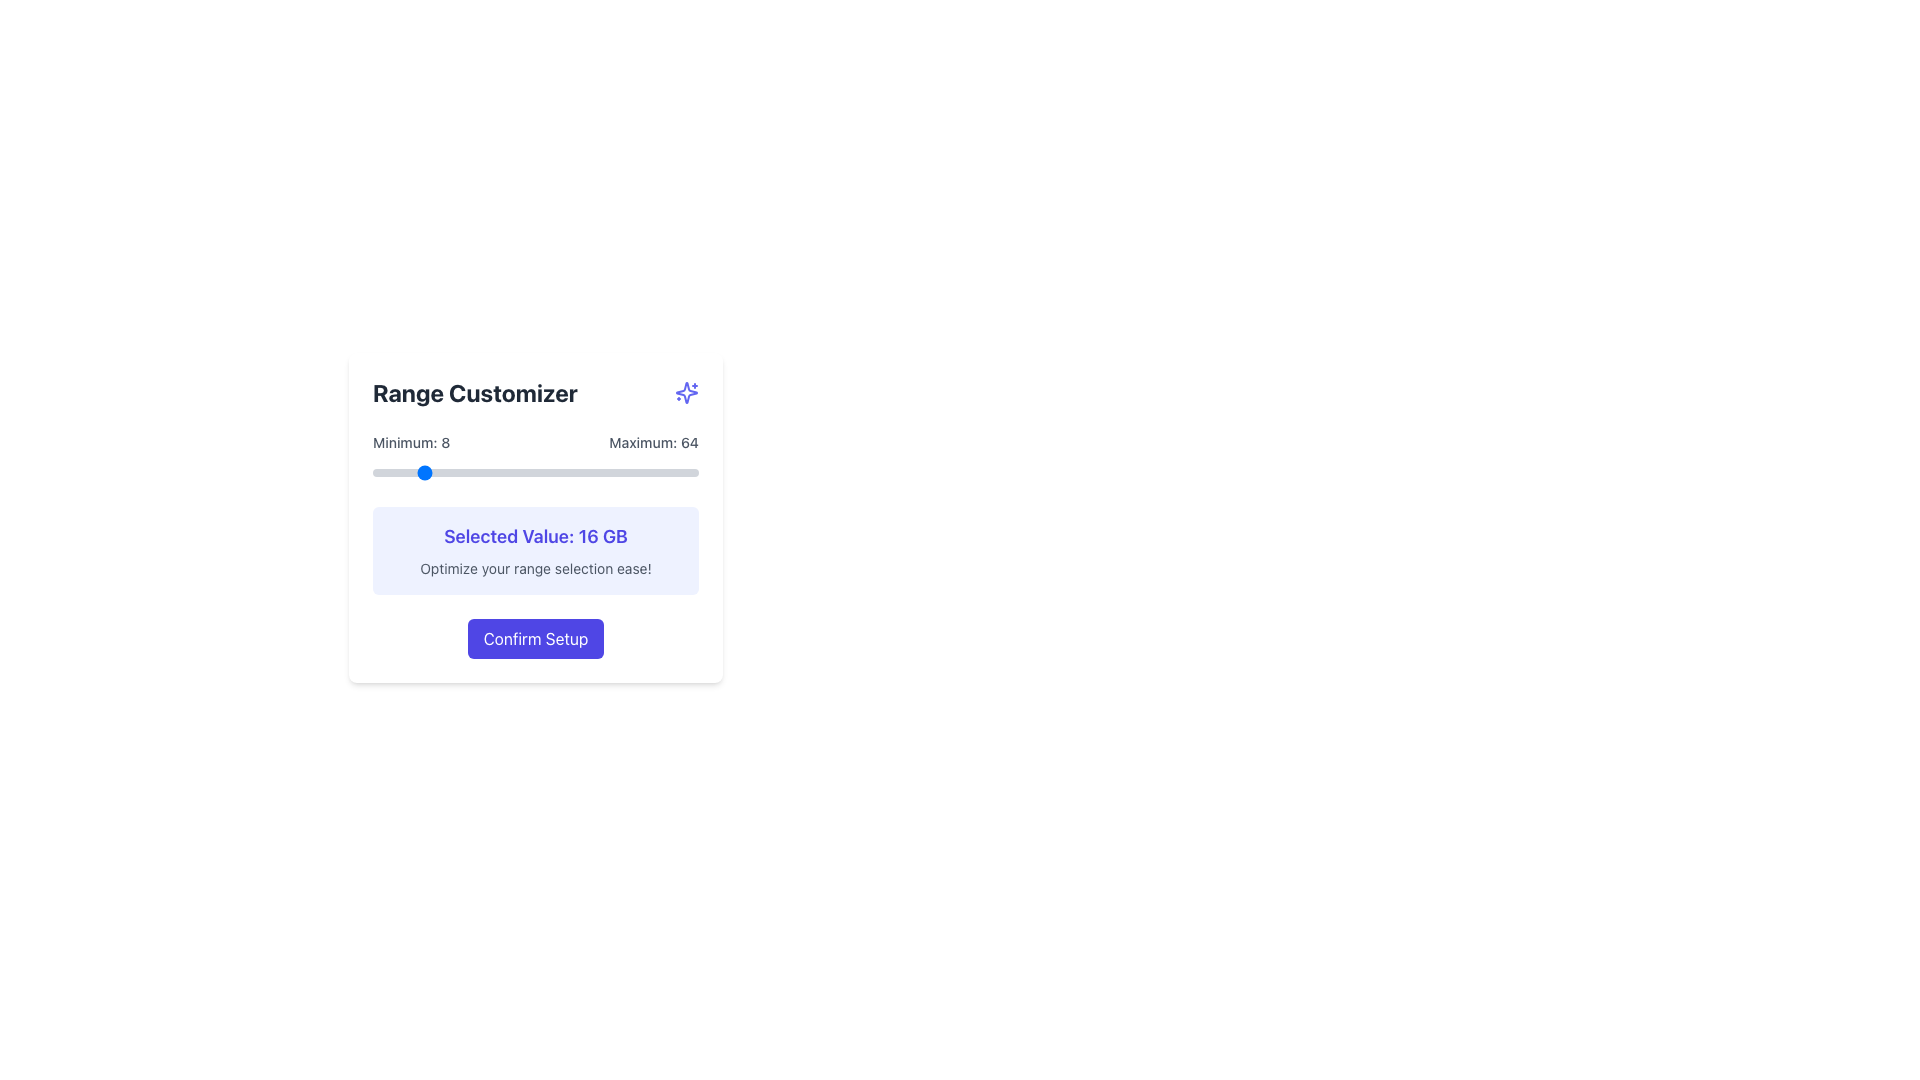  Describe the element at coordinates (476, 473) in the screenshot. I see `the slider` at that location.